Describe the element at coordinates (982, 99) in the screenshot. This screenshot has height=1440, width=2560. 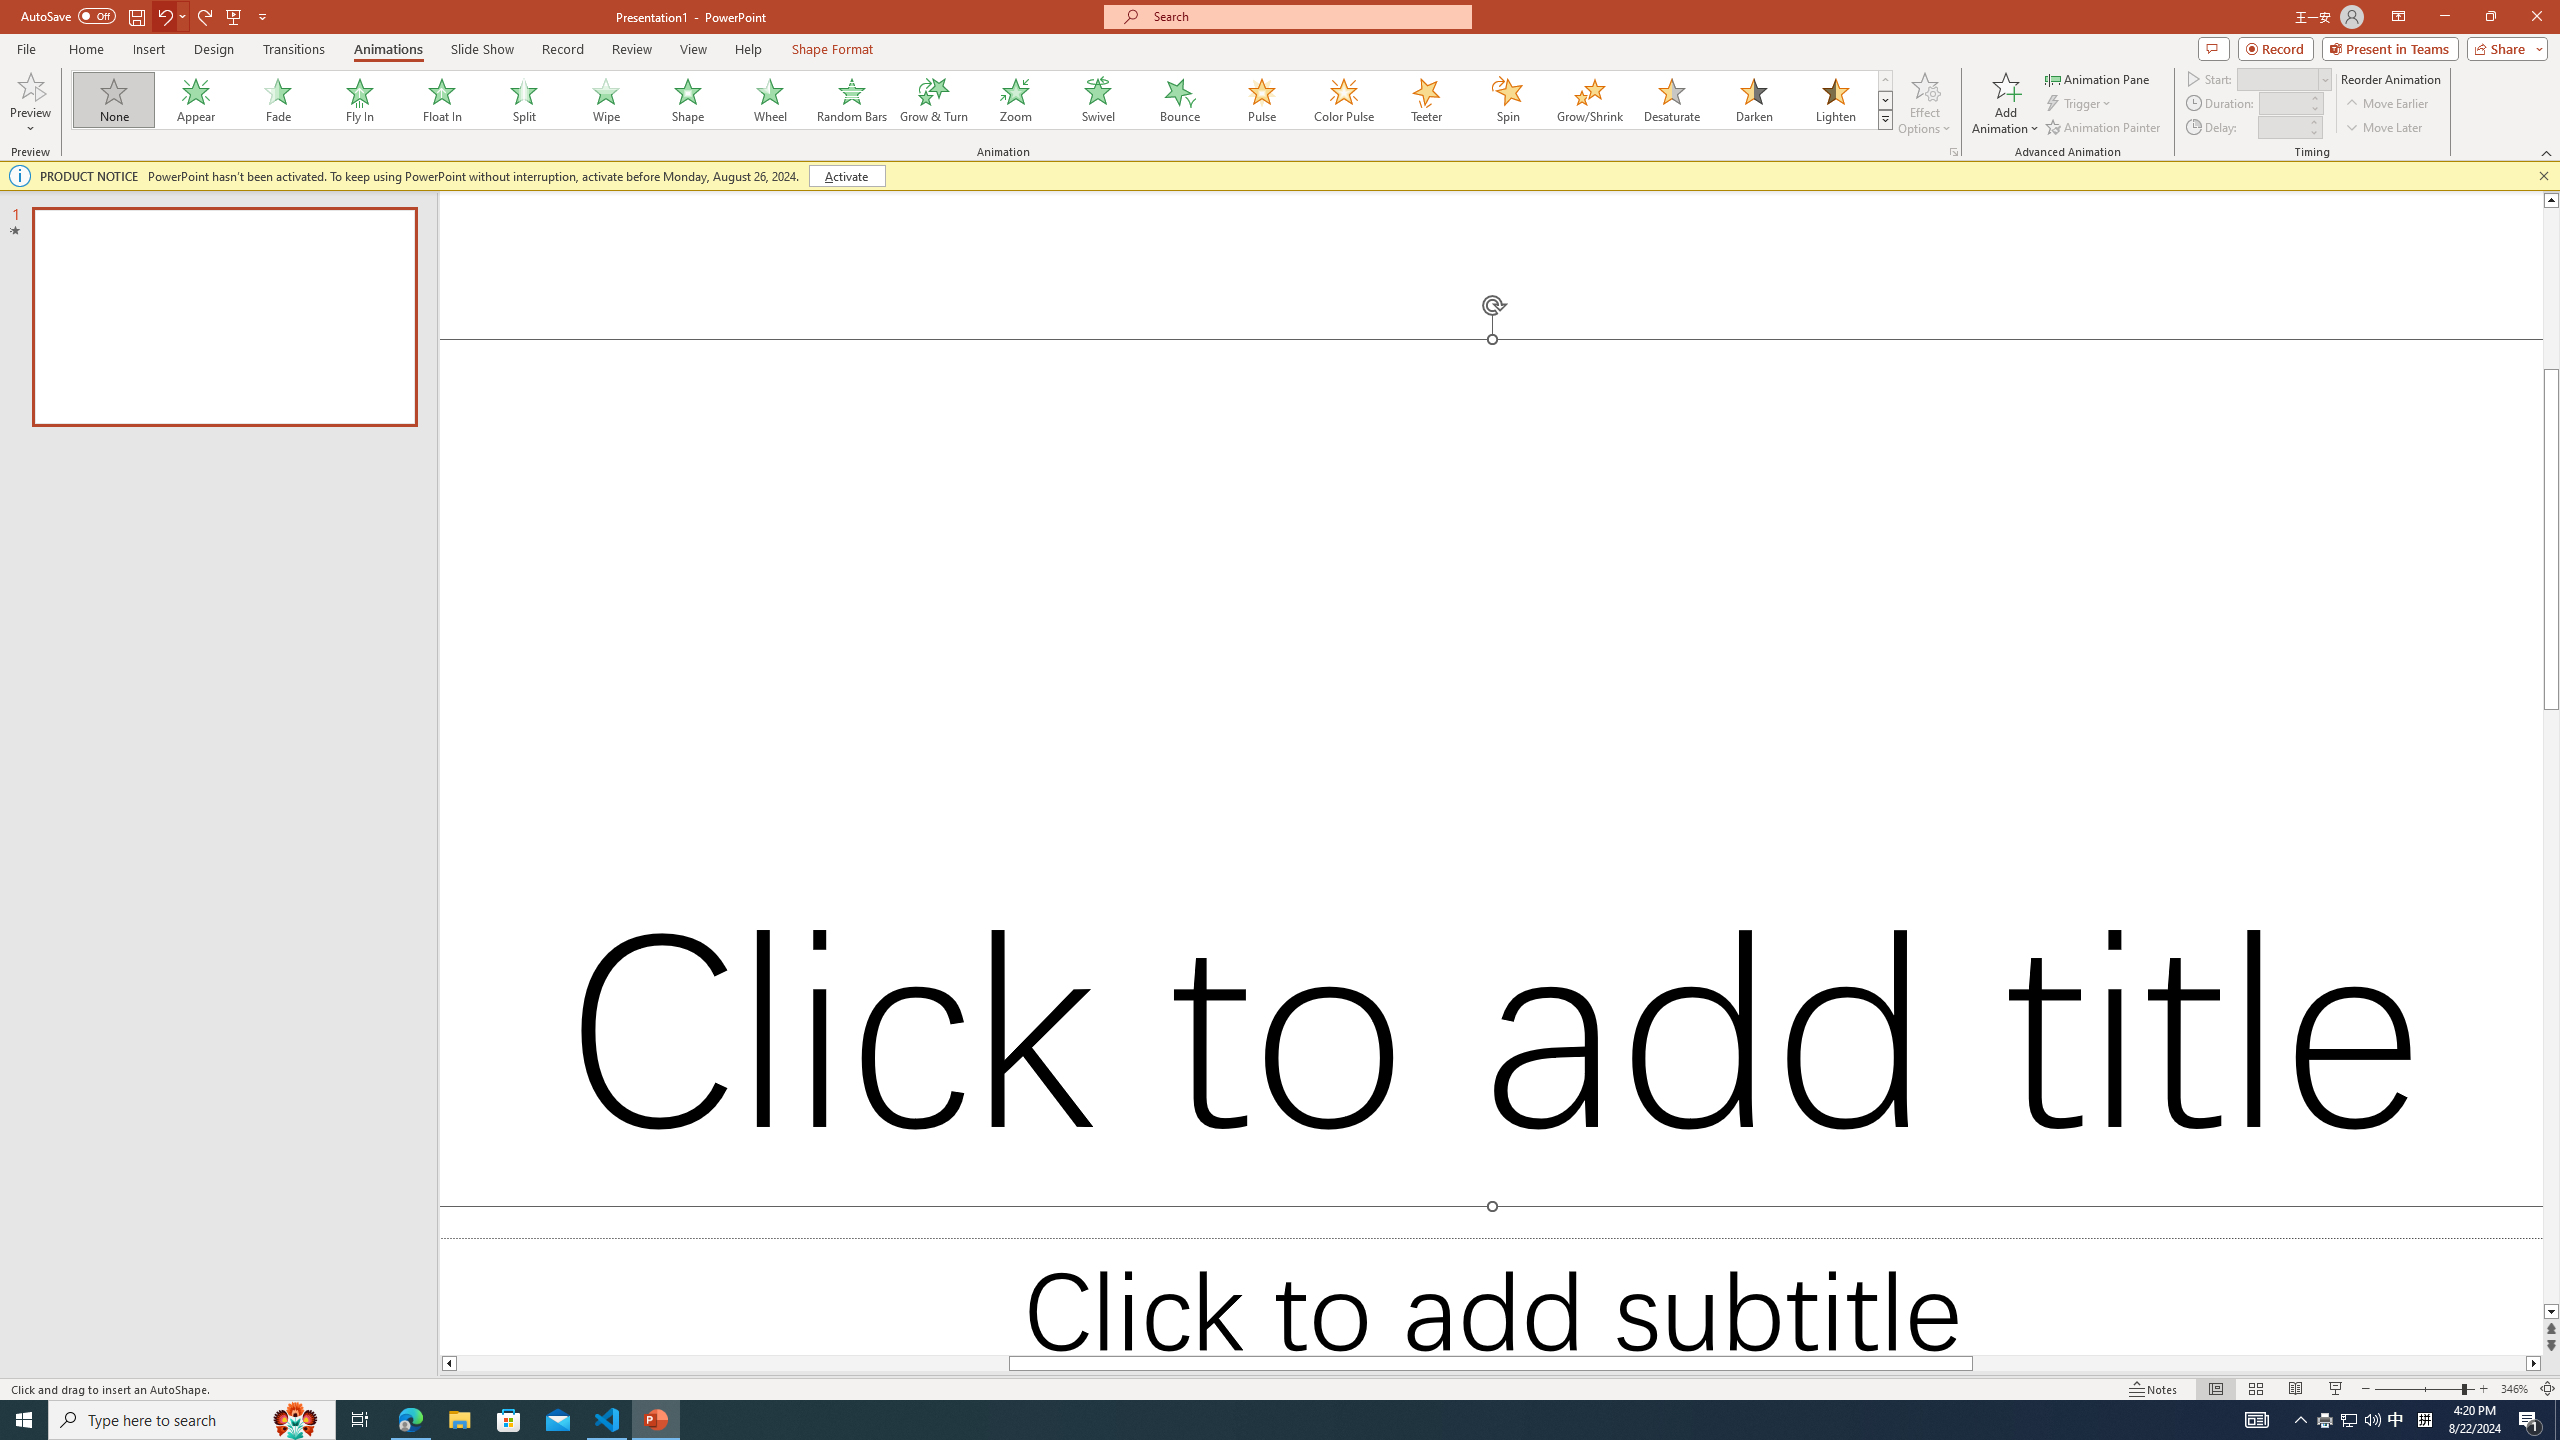
I see `'AutomationID: AnimationGallery'` at that location.